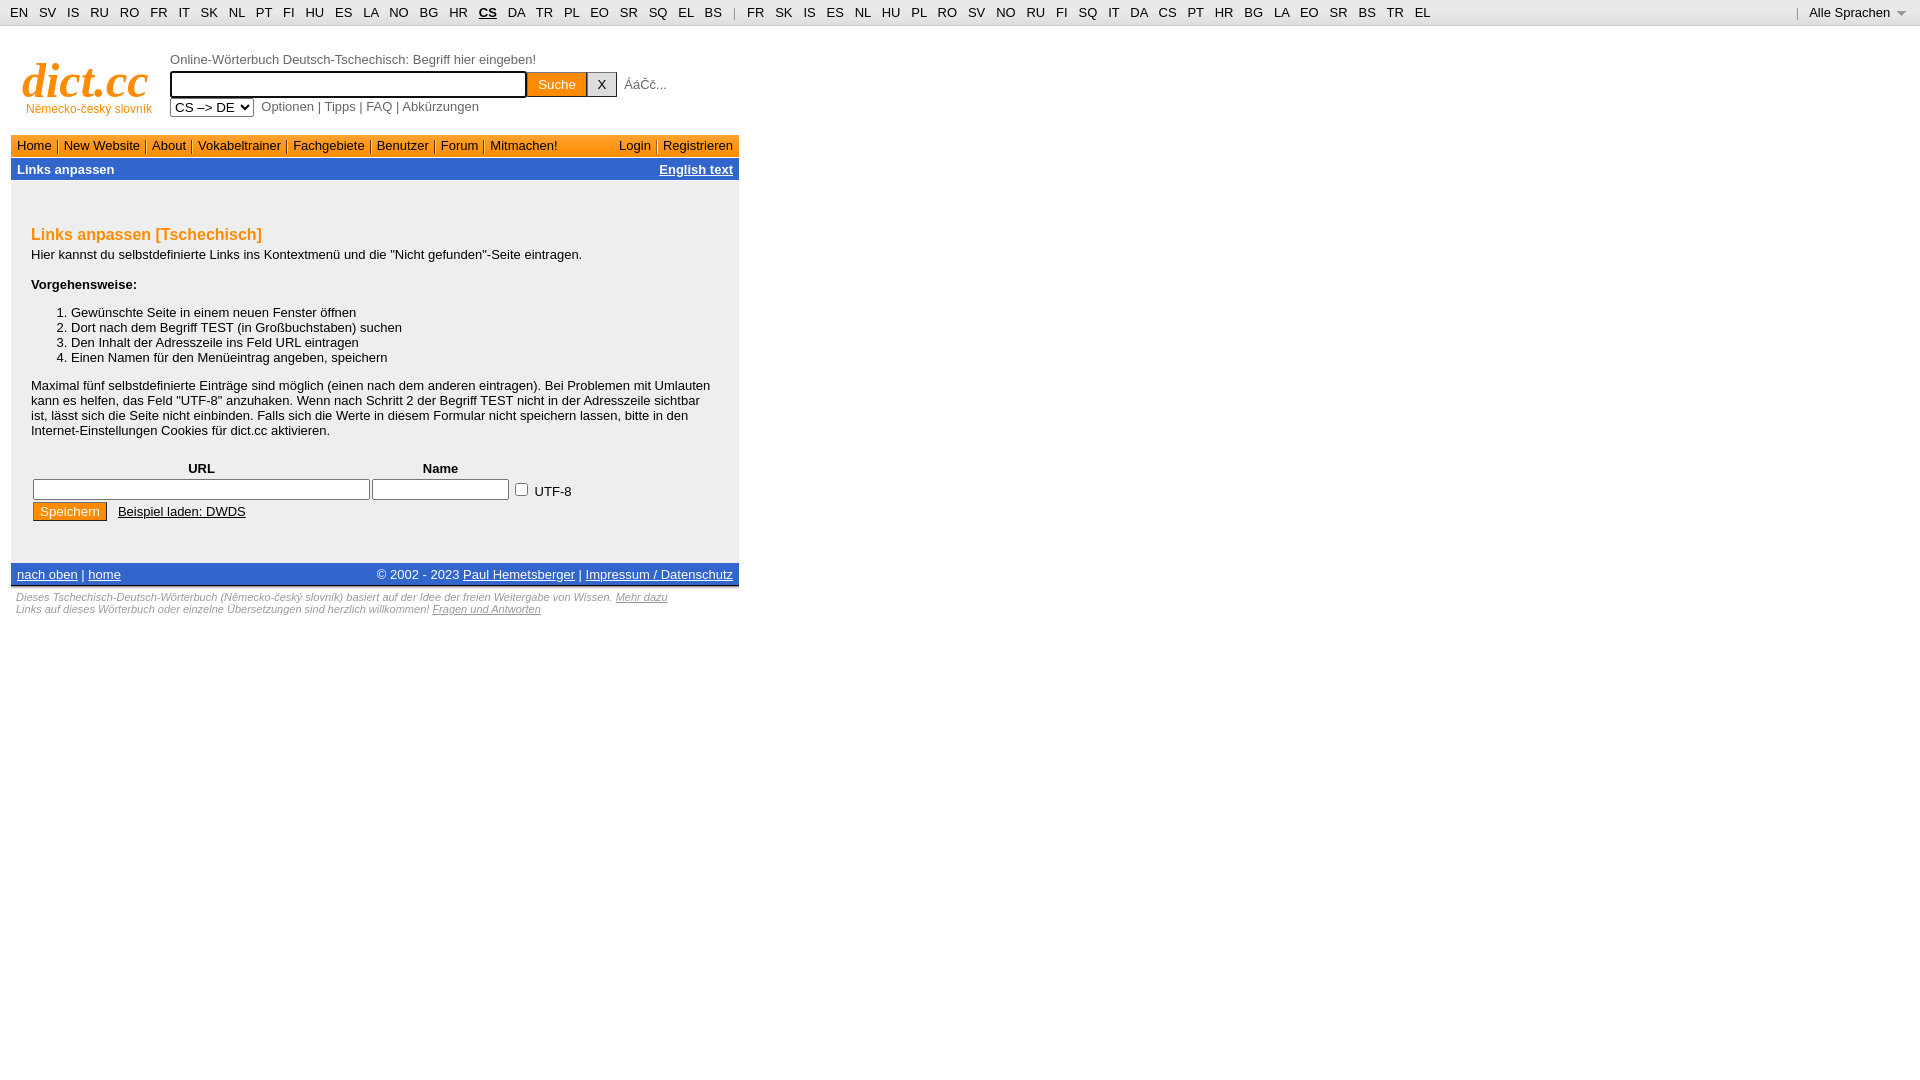 The height and width of the screenshot is (1080, 1920). What do you see at coordinates (478, 12) in the screenshot?
I see `'CS'` at bounding box center [478, 12].